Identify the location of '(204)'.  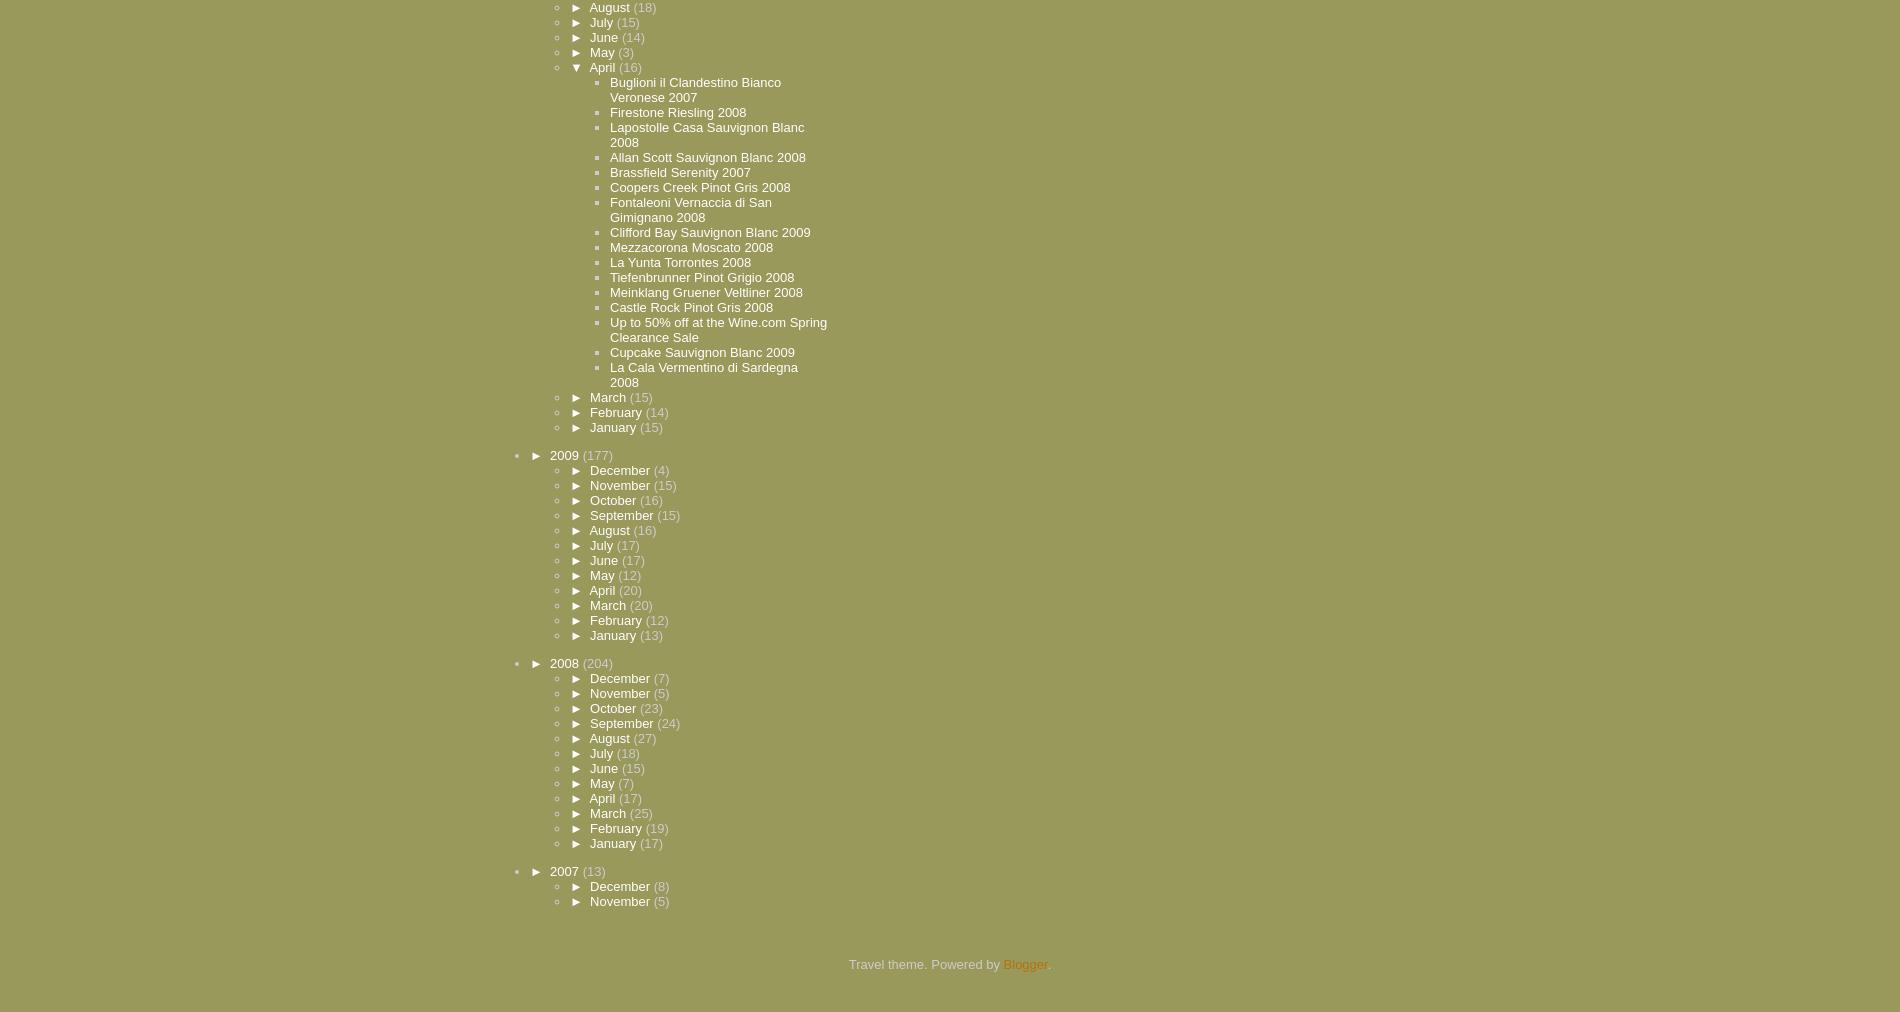
(597, 662).